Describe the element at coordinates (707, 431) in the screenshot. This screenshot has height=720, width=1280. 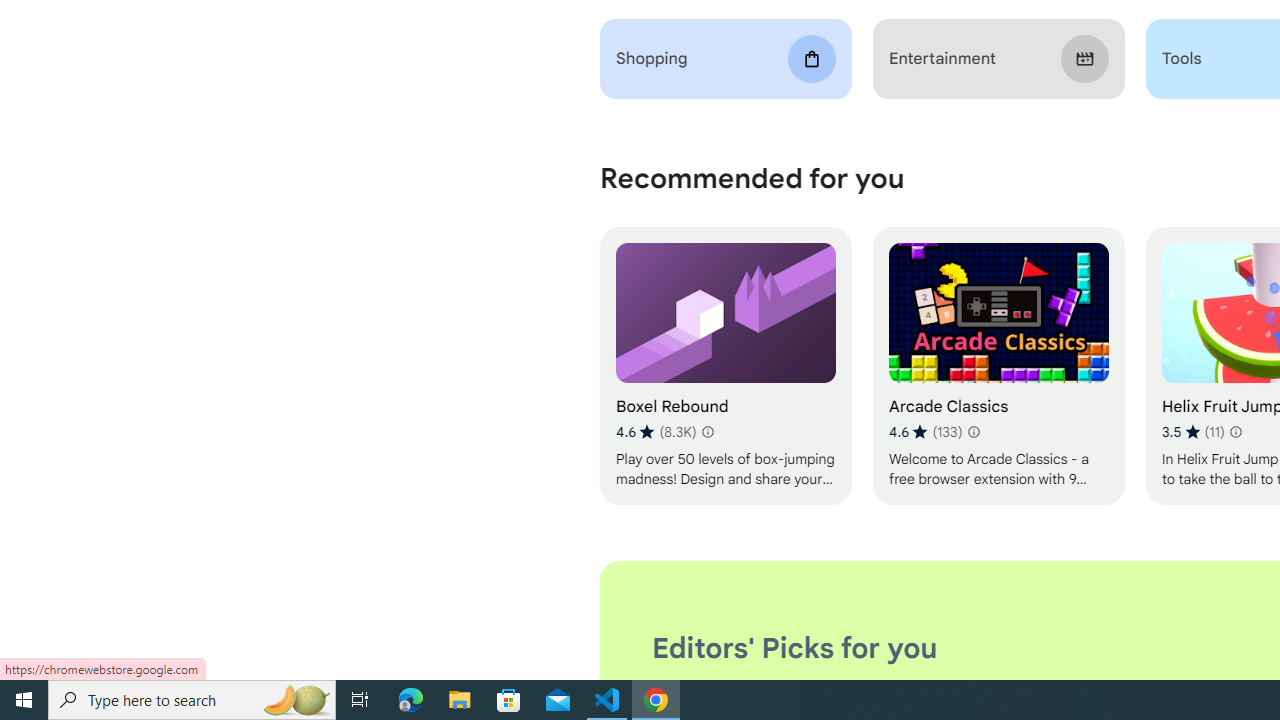
I see `'Learn more about results and reviews "Boxel Rebound"'` at that location.